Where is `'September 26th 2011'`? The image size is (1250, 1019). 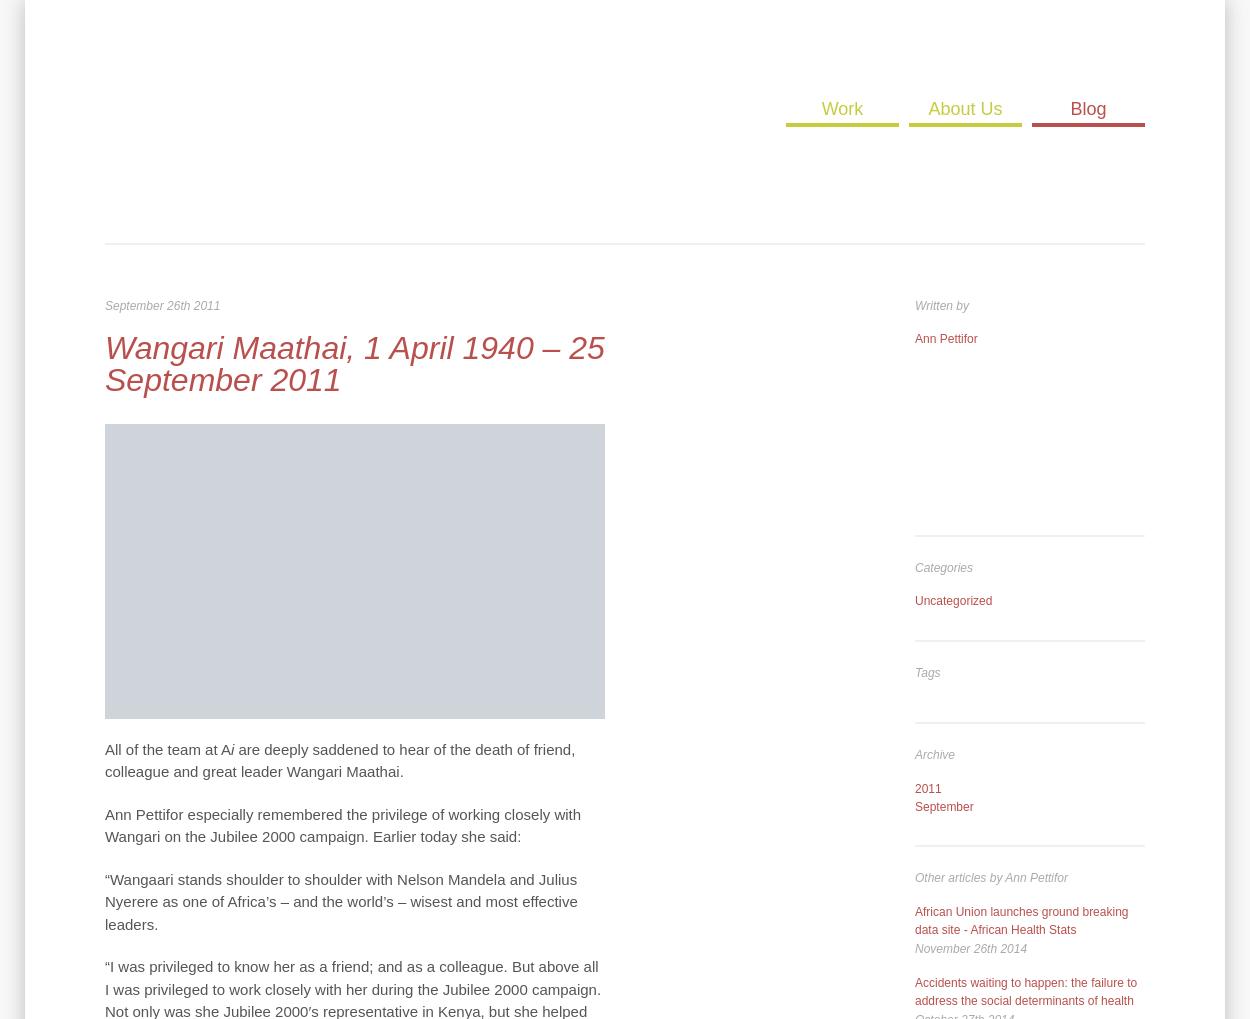 'September 26th 2011' is located at coordinates (162, 303).